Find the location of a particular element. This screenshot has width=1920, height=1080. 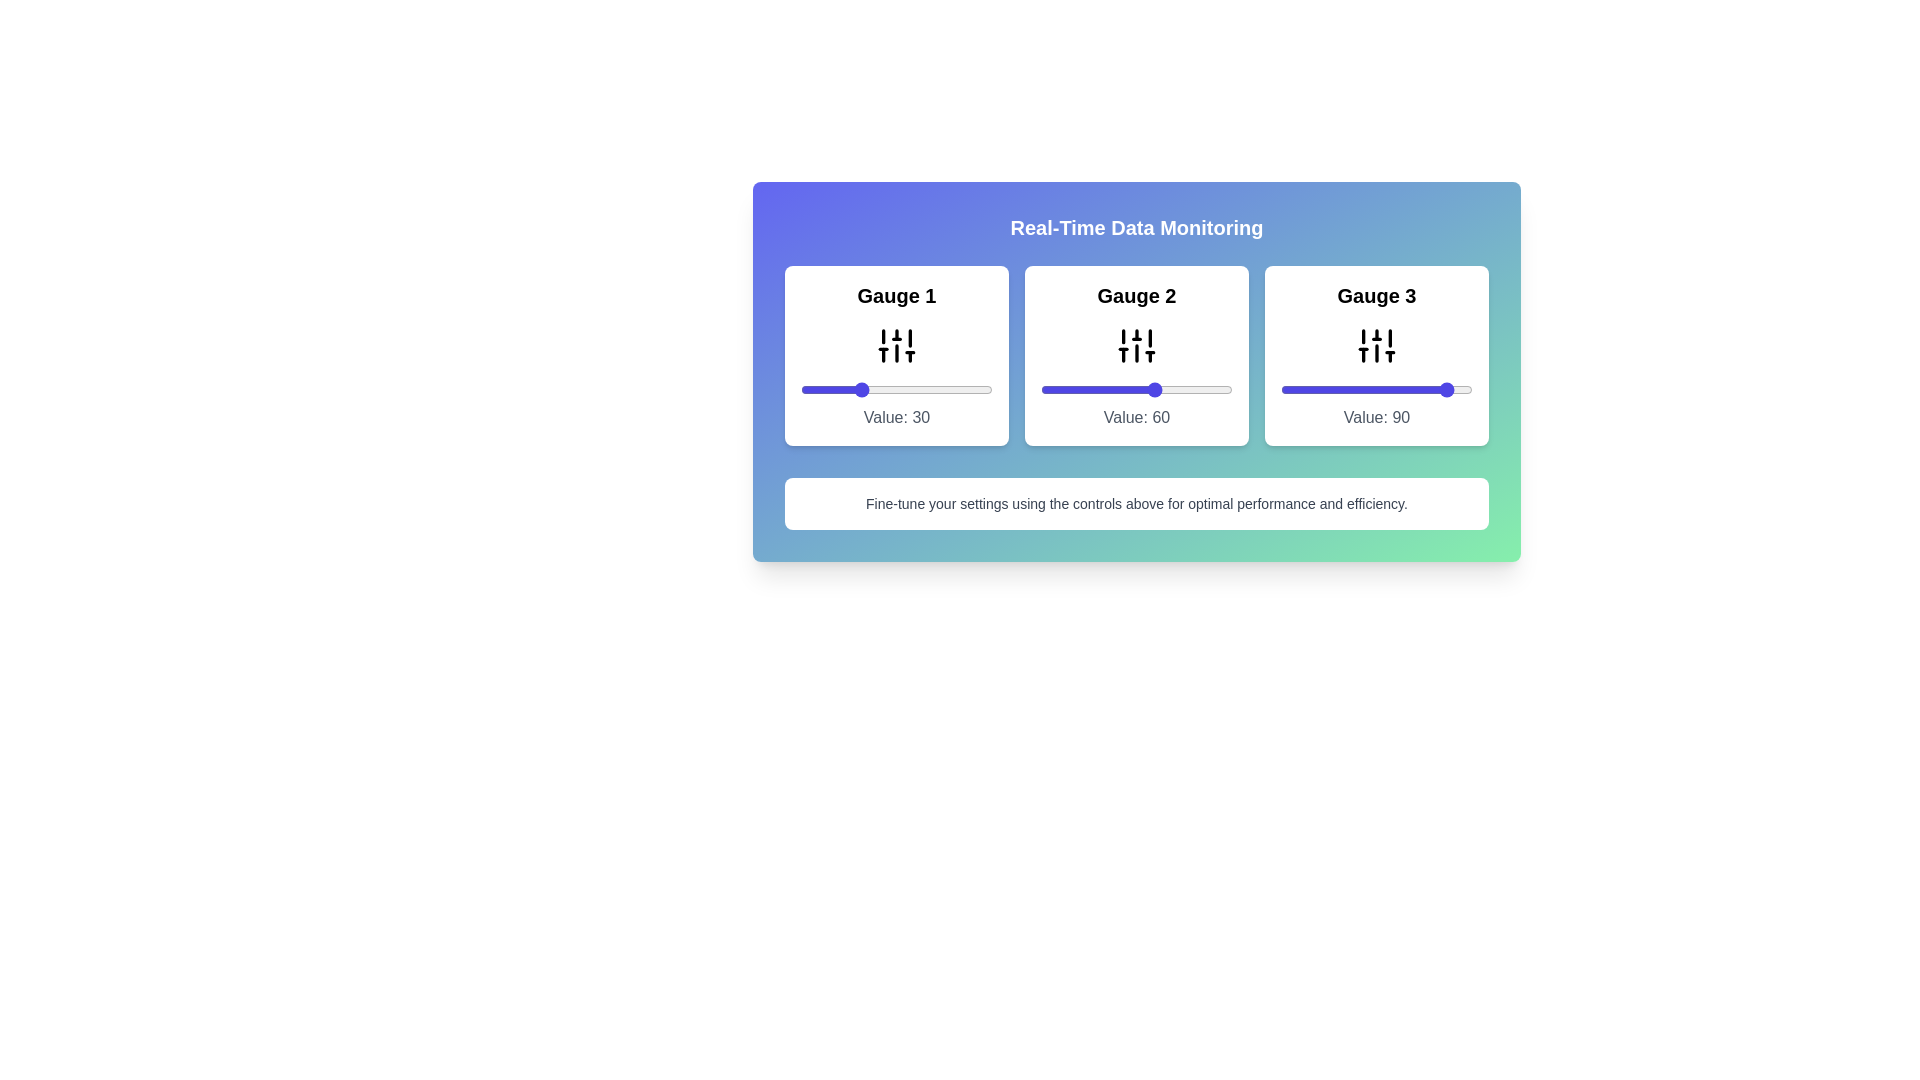

the slider is located at coordinates (1061, 389).